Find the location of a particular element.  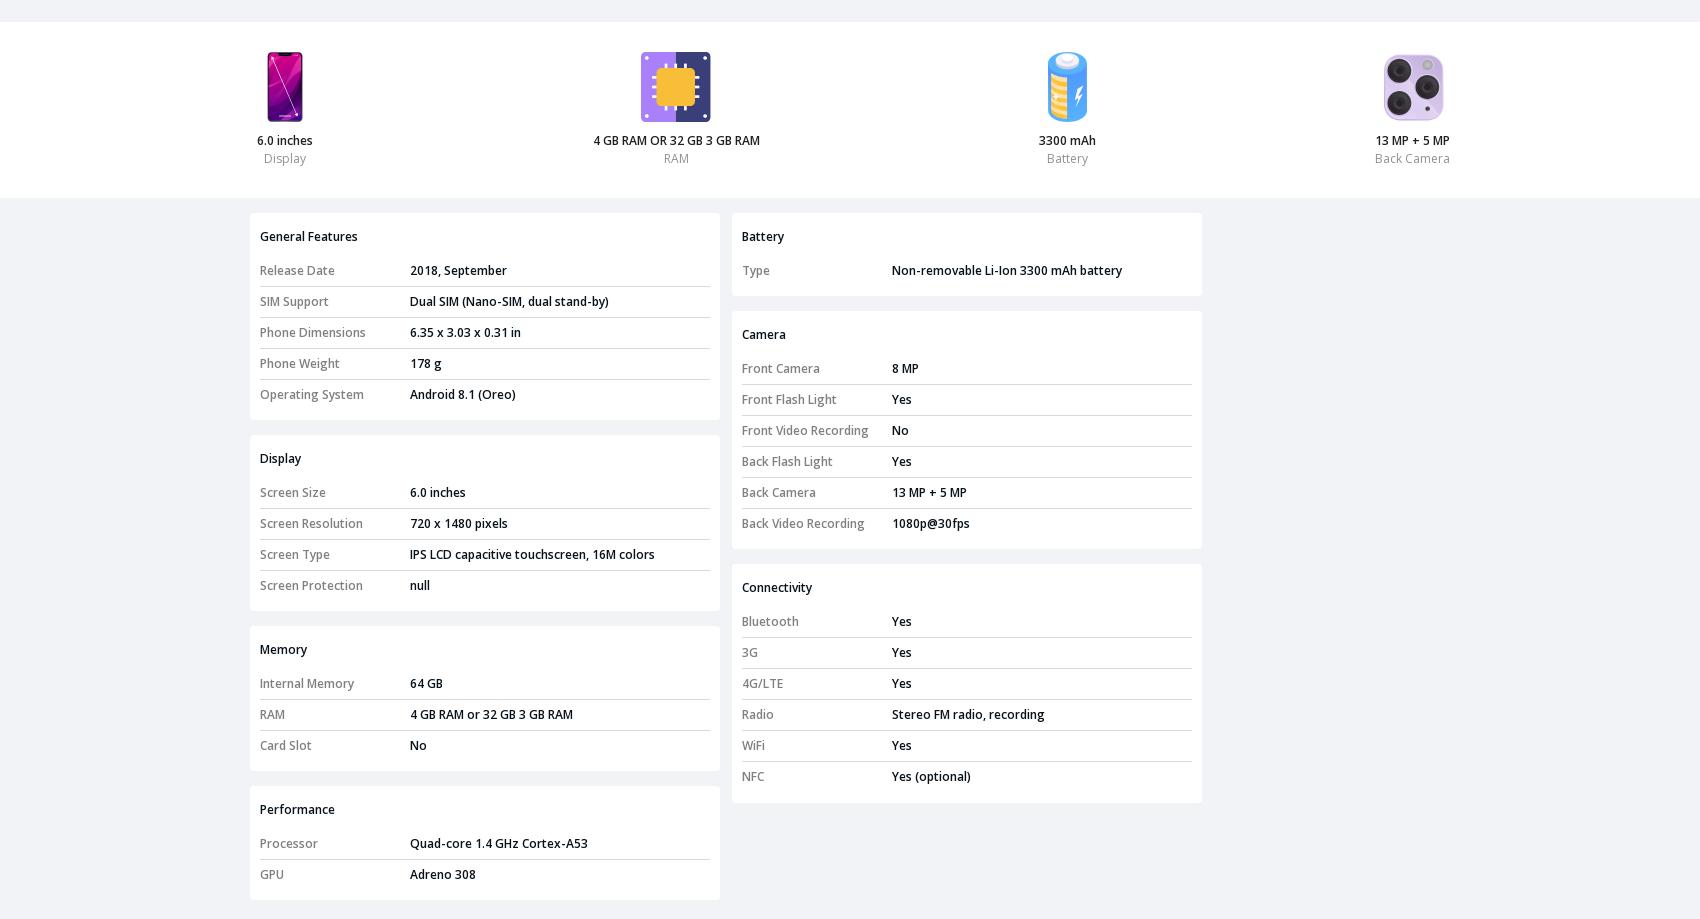

'Dual SIM (Nano-SIM, dual stand-by)' is located at coordinates (509, 299).